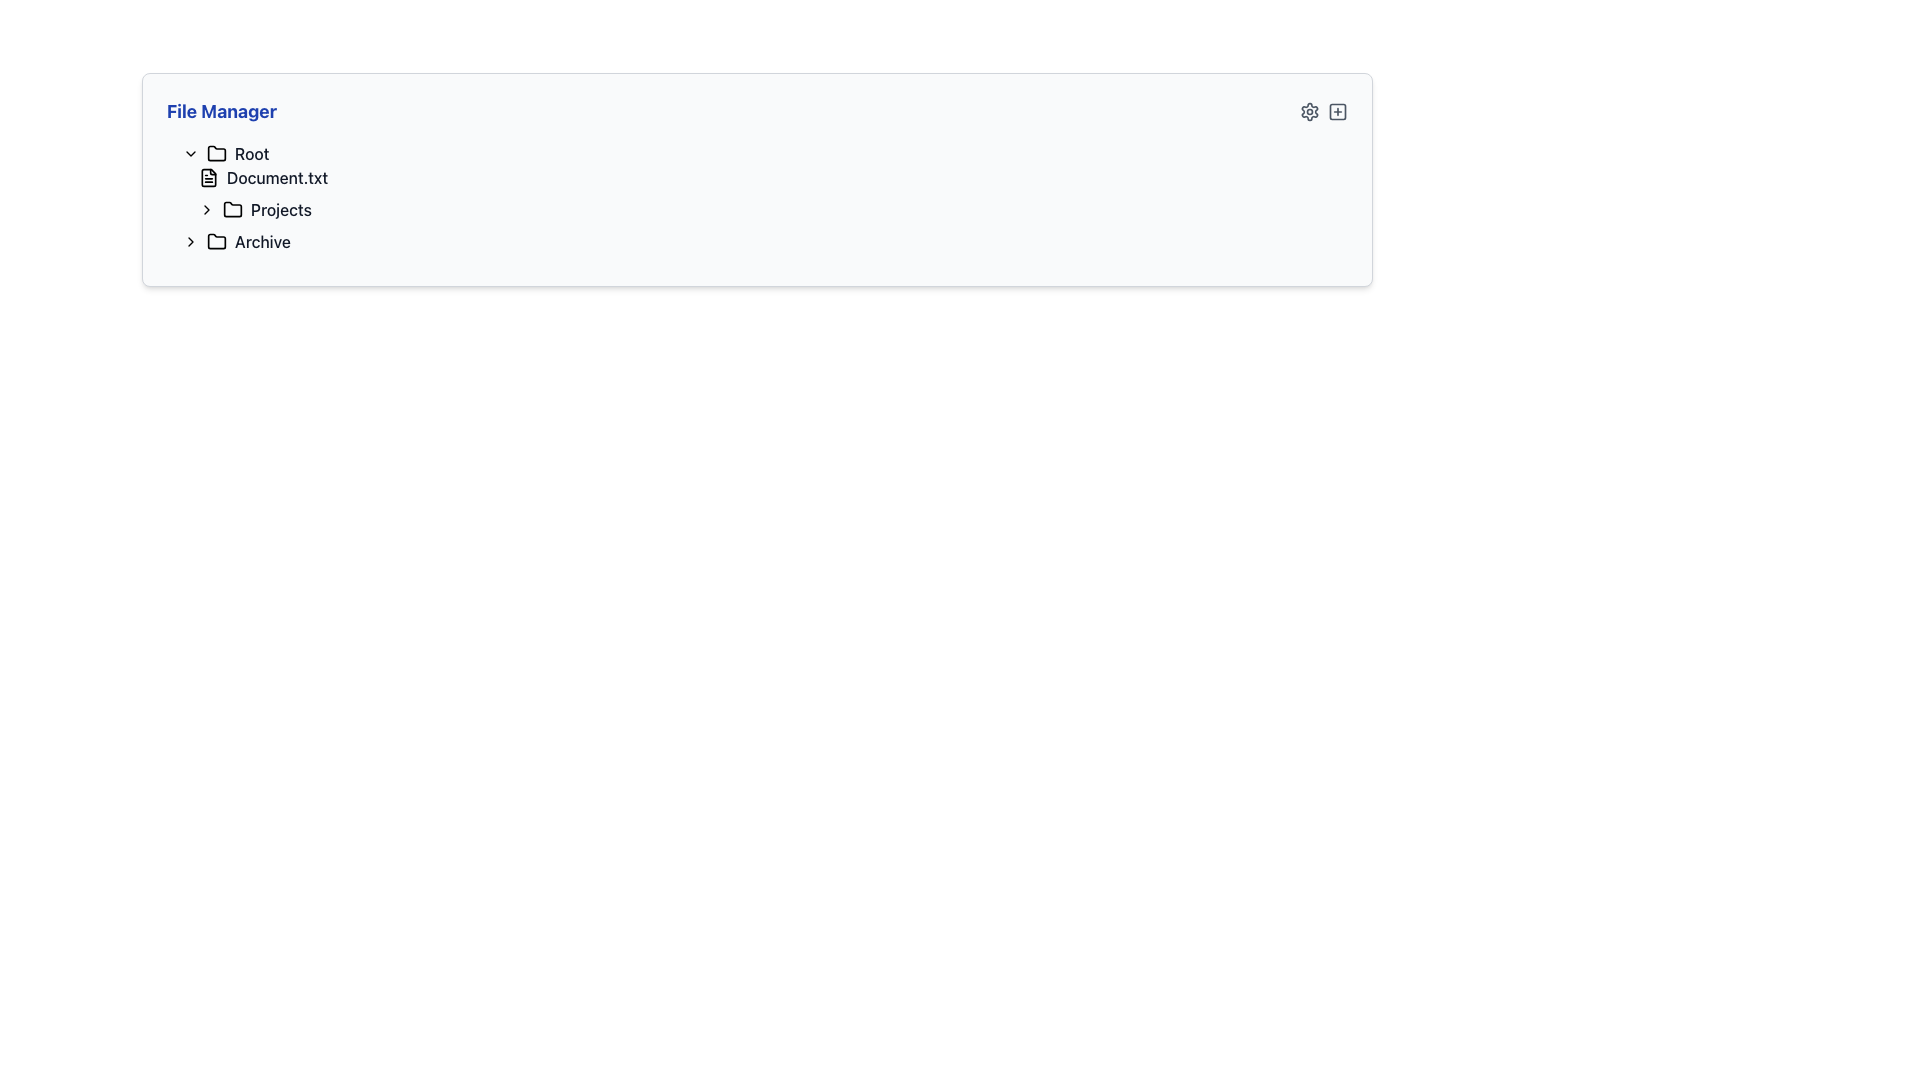 The height and width of the screenshot is (1080, 1920). What do you see at coordinates (191, 241) in the screenshot?
I see `the Chevron icon button` at bounding box center [191, 241].